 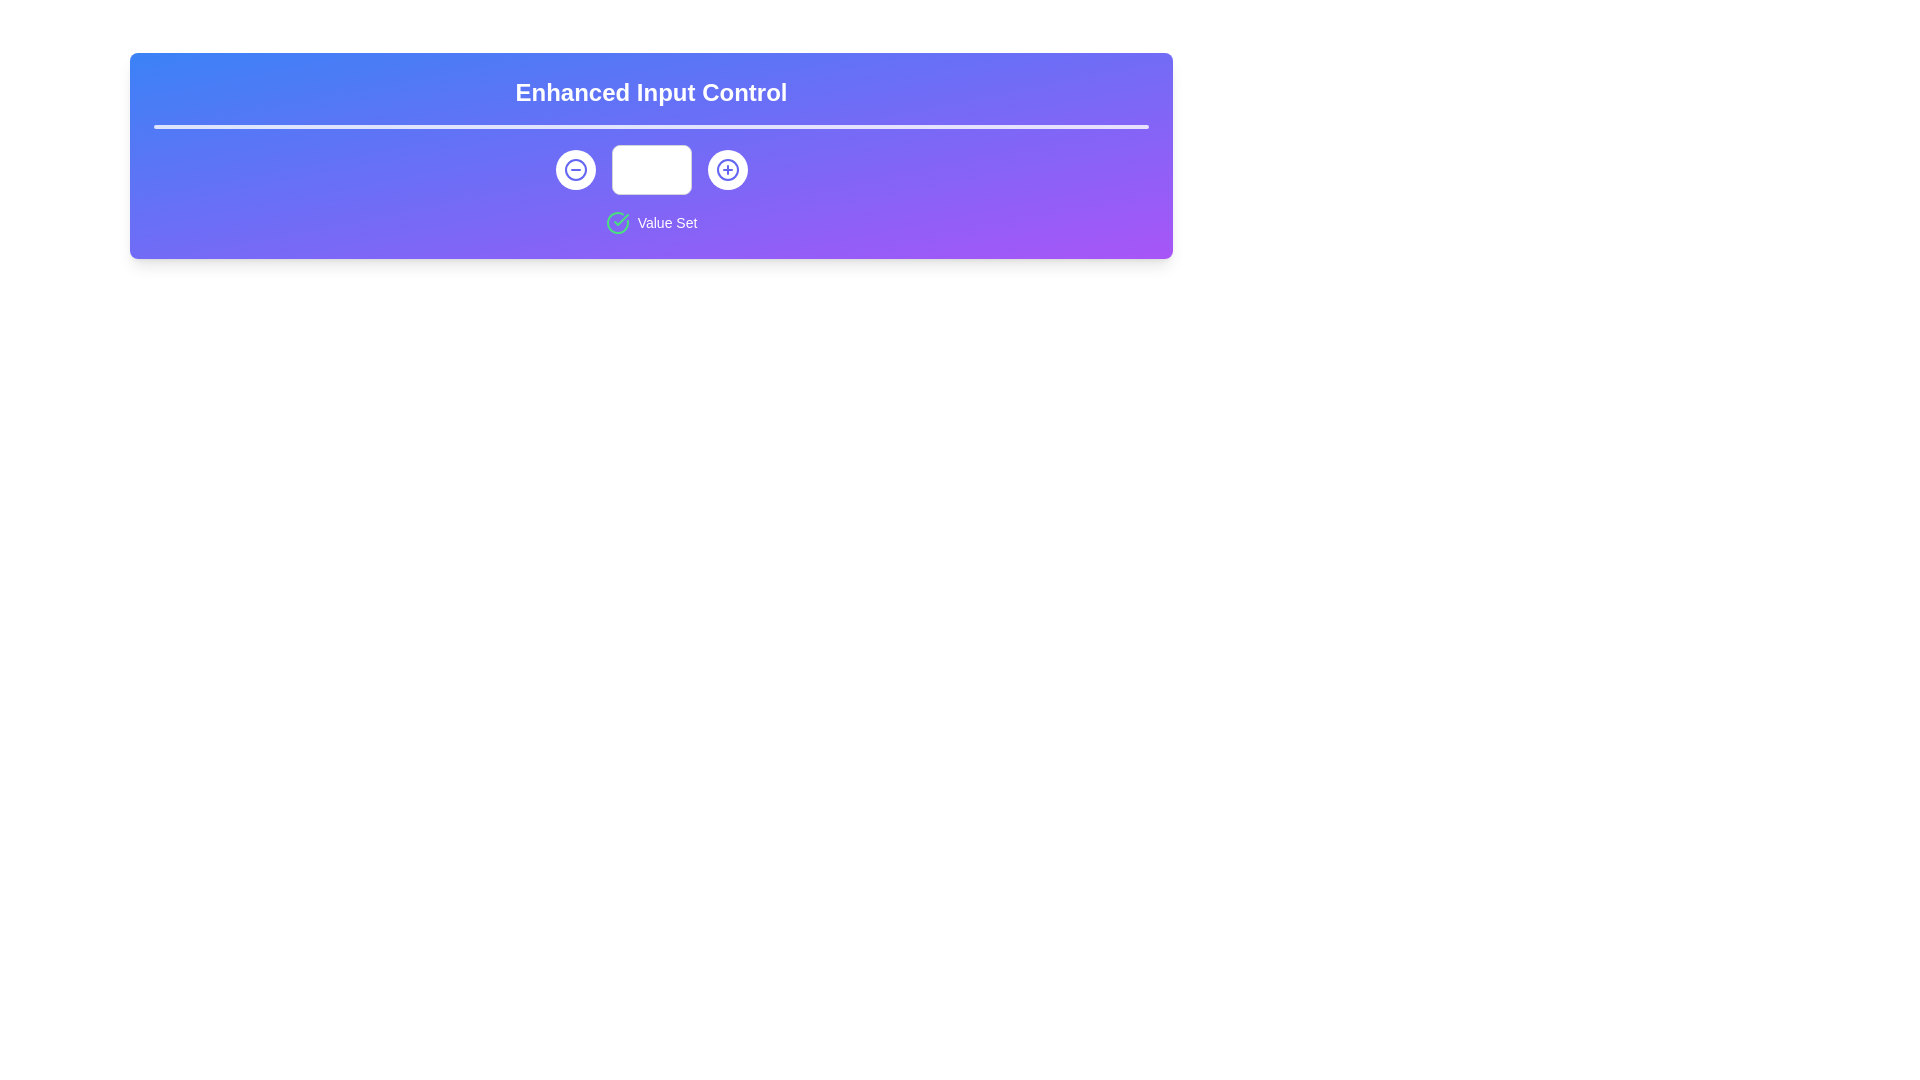 I want to click on the indigo circular icon with a horizontal line in the middle, located leftmost among three adjacent icons, so click(x=574, y=168).